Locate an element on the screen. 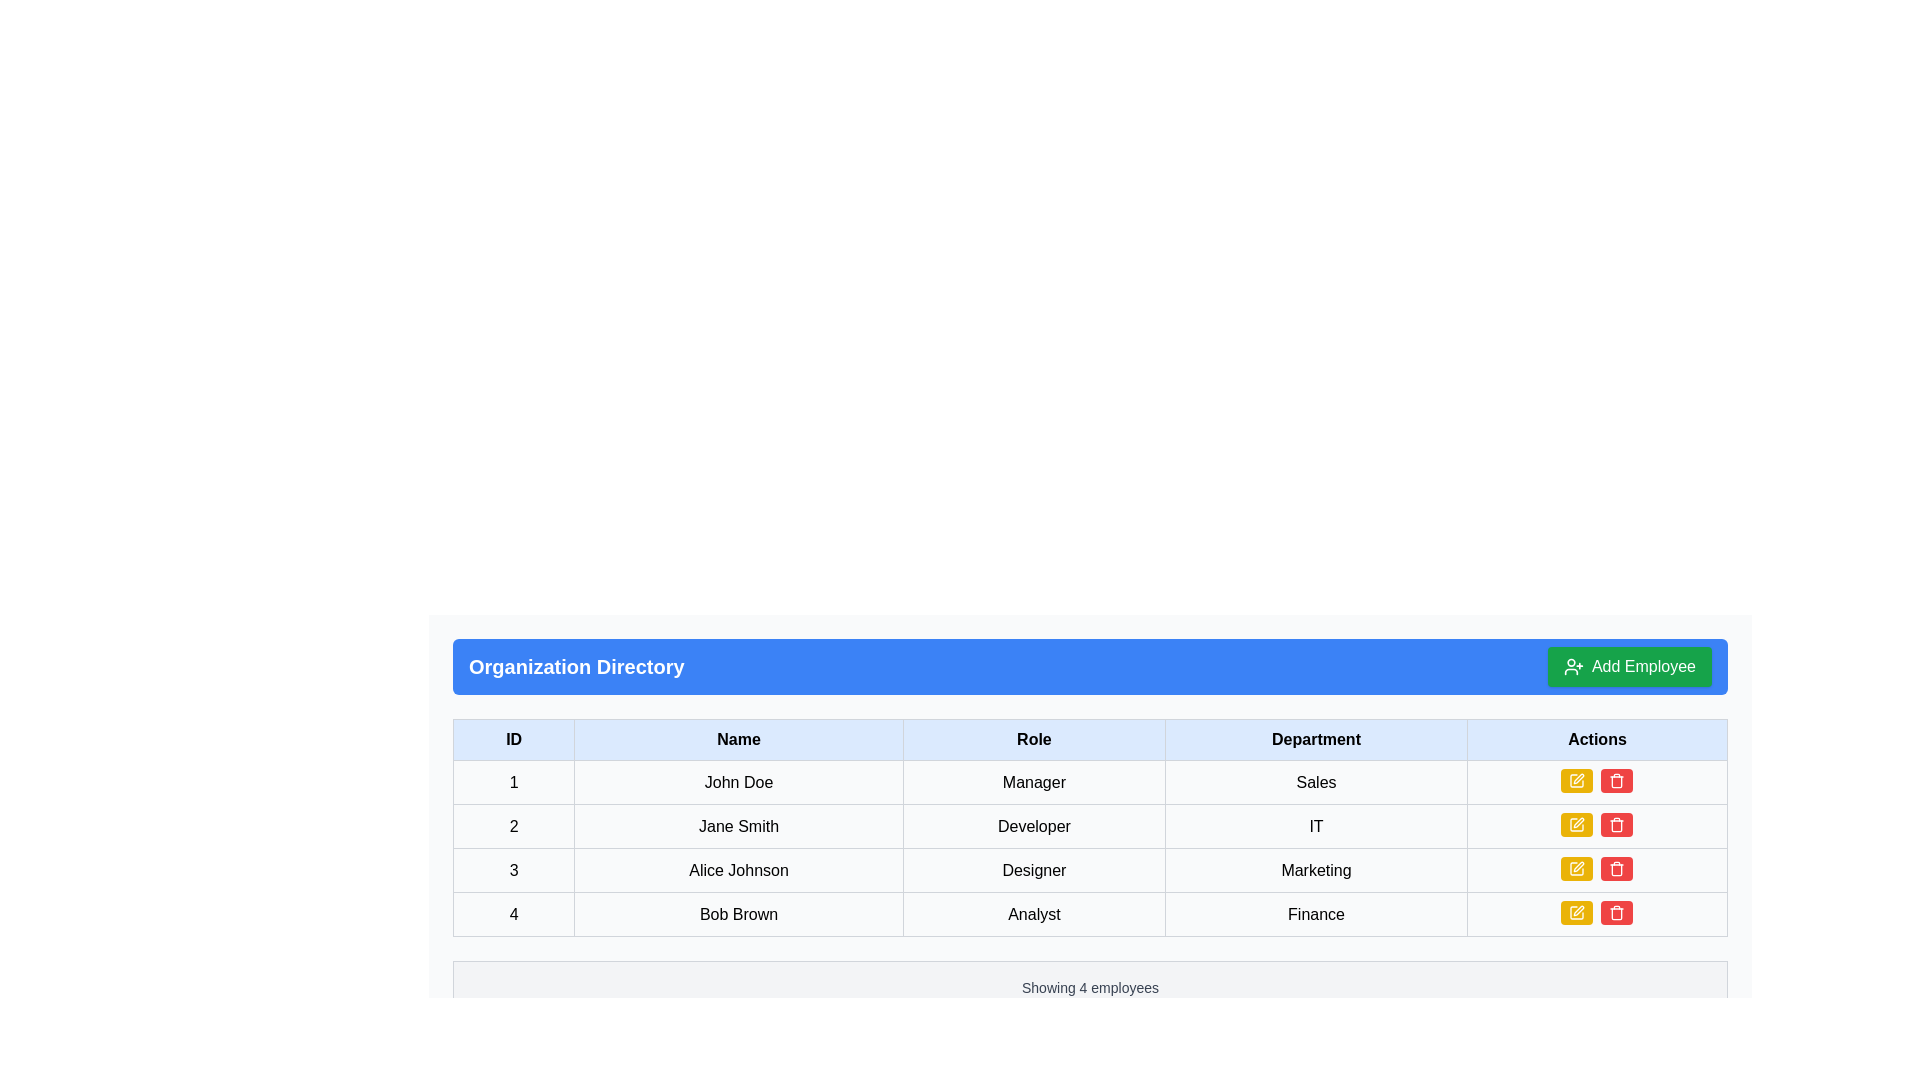 Image resolution: width=1920 pixels, height=1080 pixels. the text label displaying the name of a person in the second row of the table under the 'Name' column is located at coordinates (738, 826).